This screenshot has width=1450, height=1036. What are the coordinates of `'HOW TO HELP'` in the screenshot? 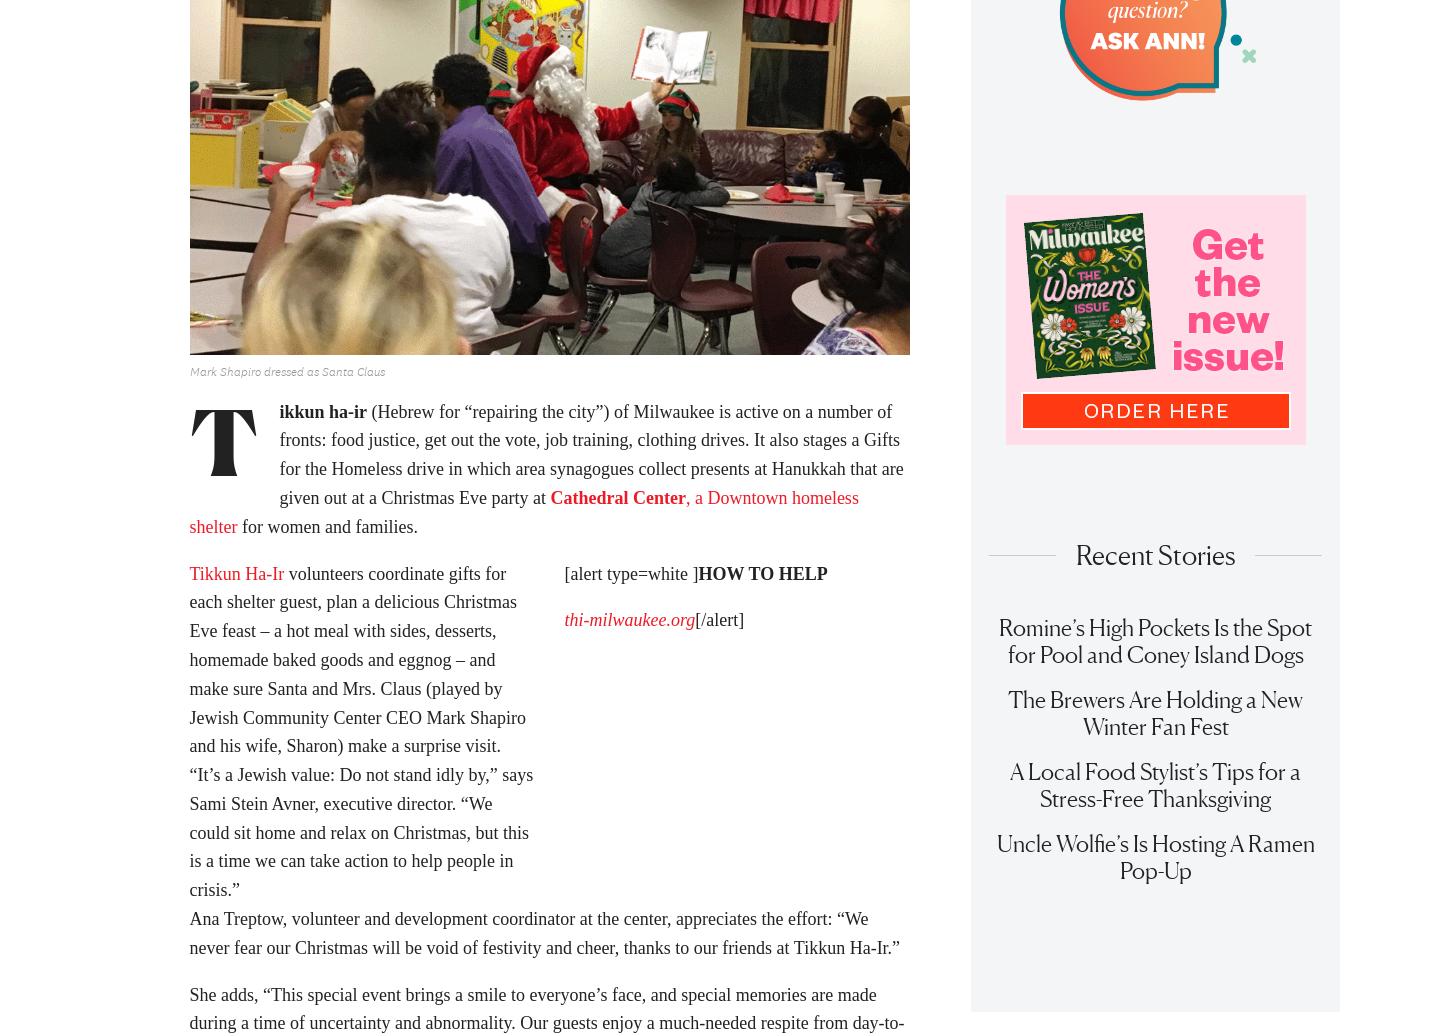 It's located at (762, 579).